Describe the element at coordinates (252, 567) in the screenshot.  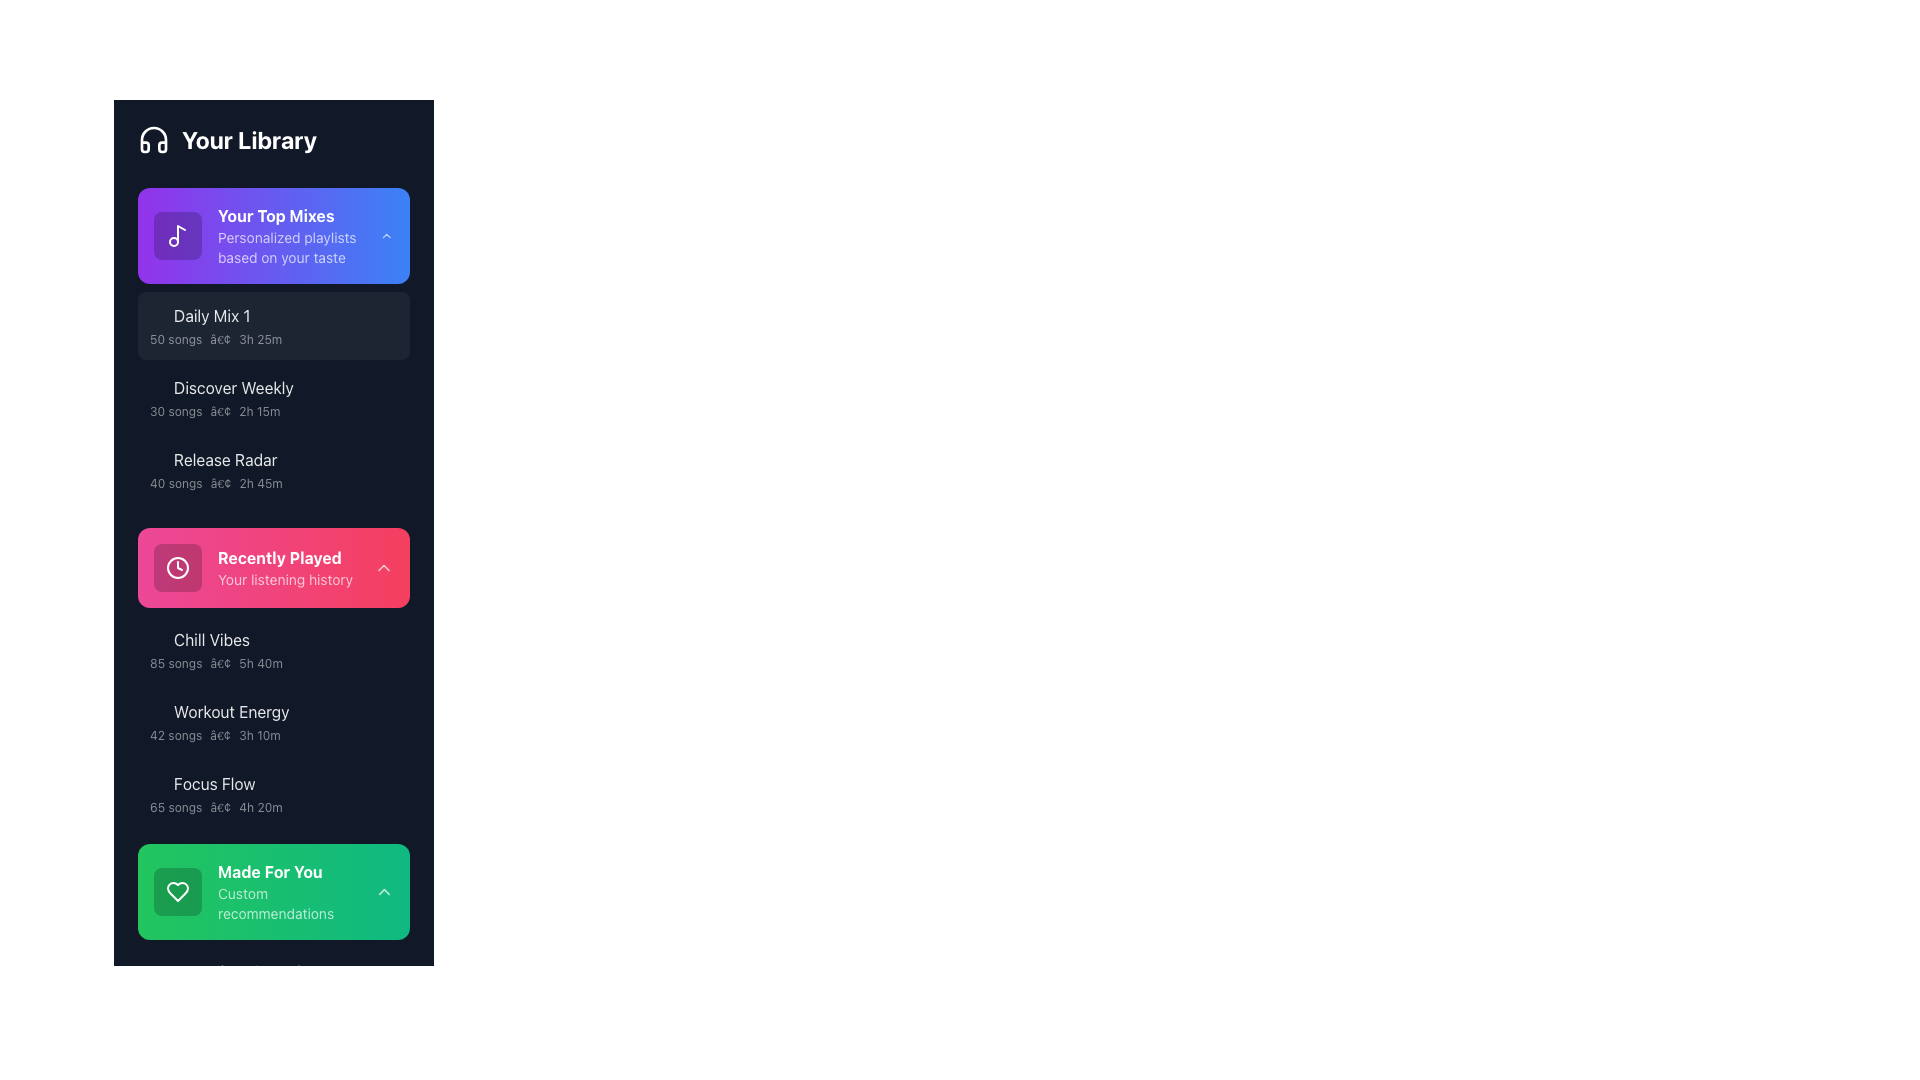
I see `the 'Recently Played' navigation item, which features a pink background with a clock icon on the left and the text 'Recently Played' on the right` at that location.